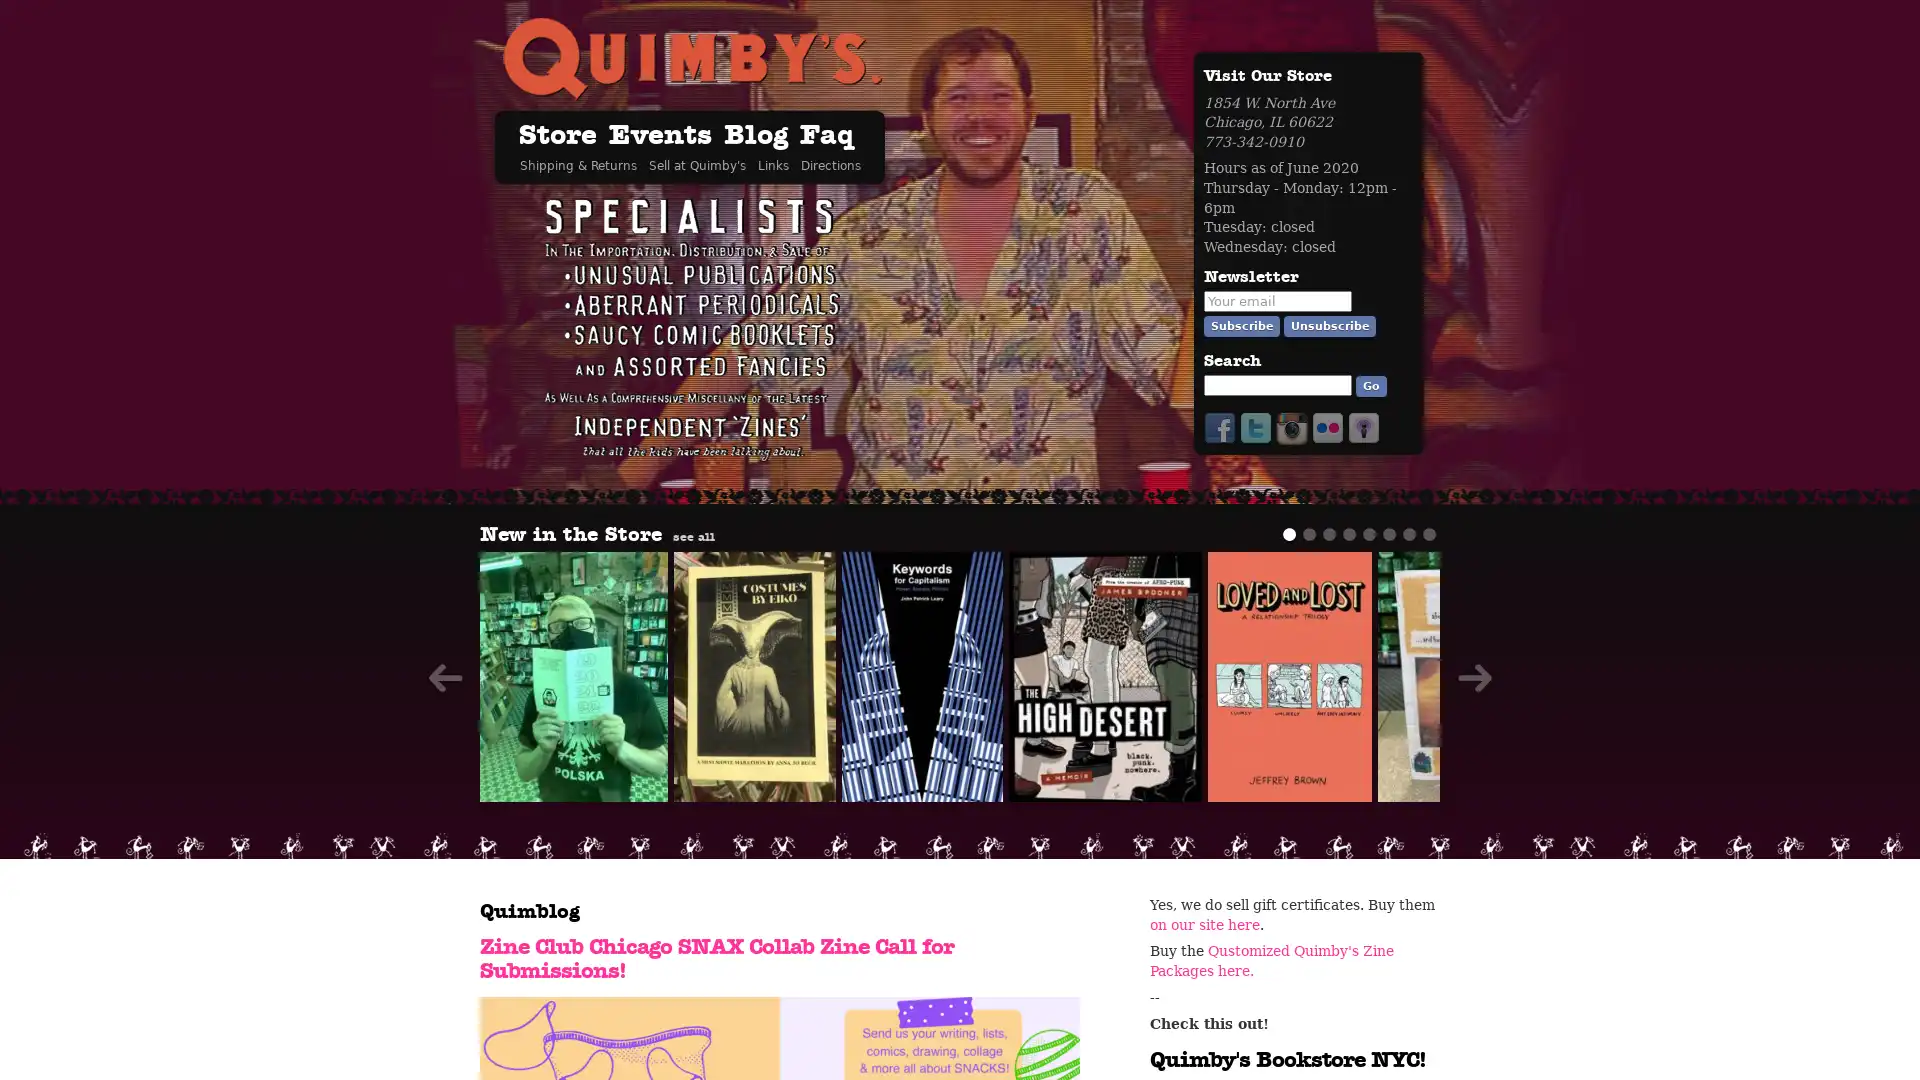 This screenshot has height=1080, width=1920. I want to click on Go, so click(1370, 385).